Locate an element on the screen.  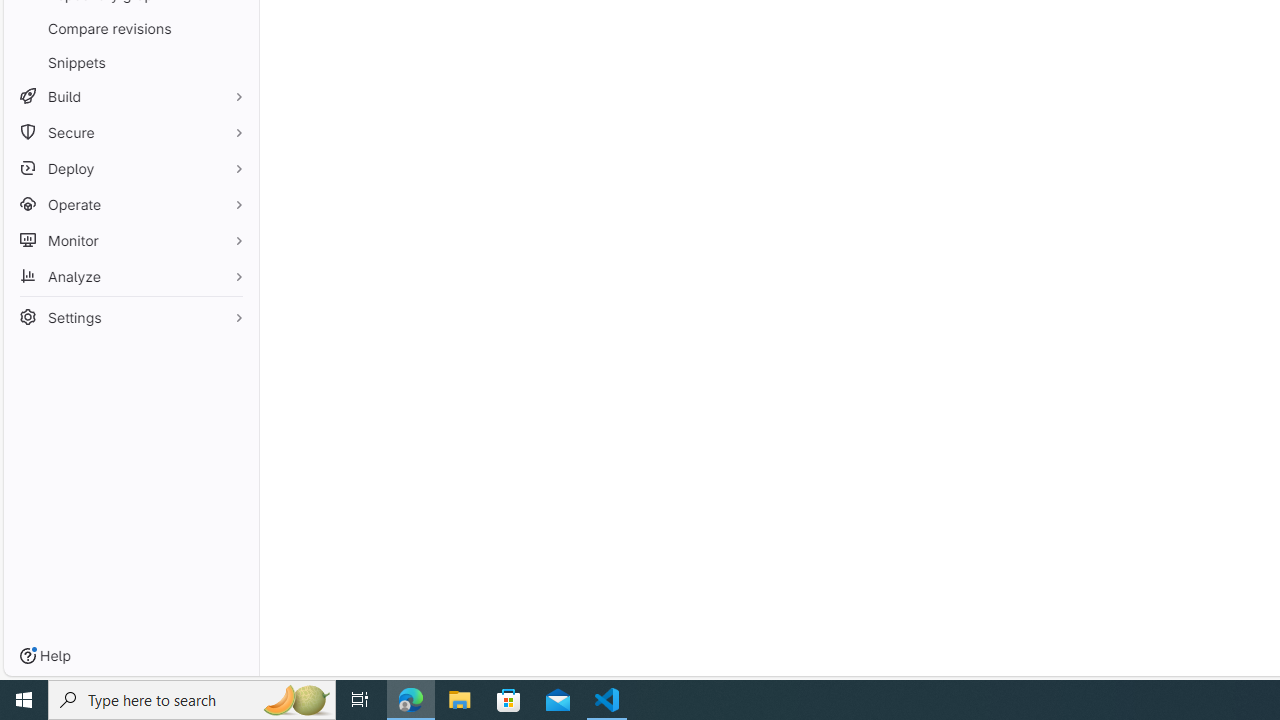
'Build' is located at coordinates (130, 96).